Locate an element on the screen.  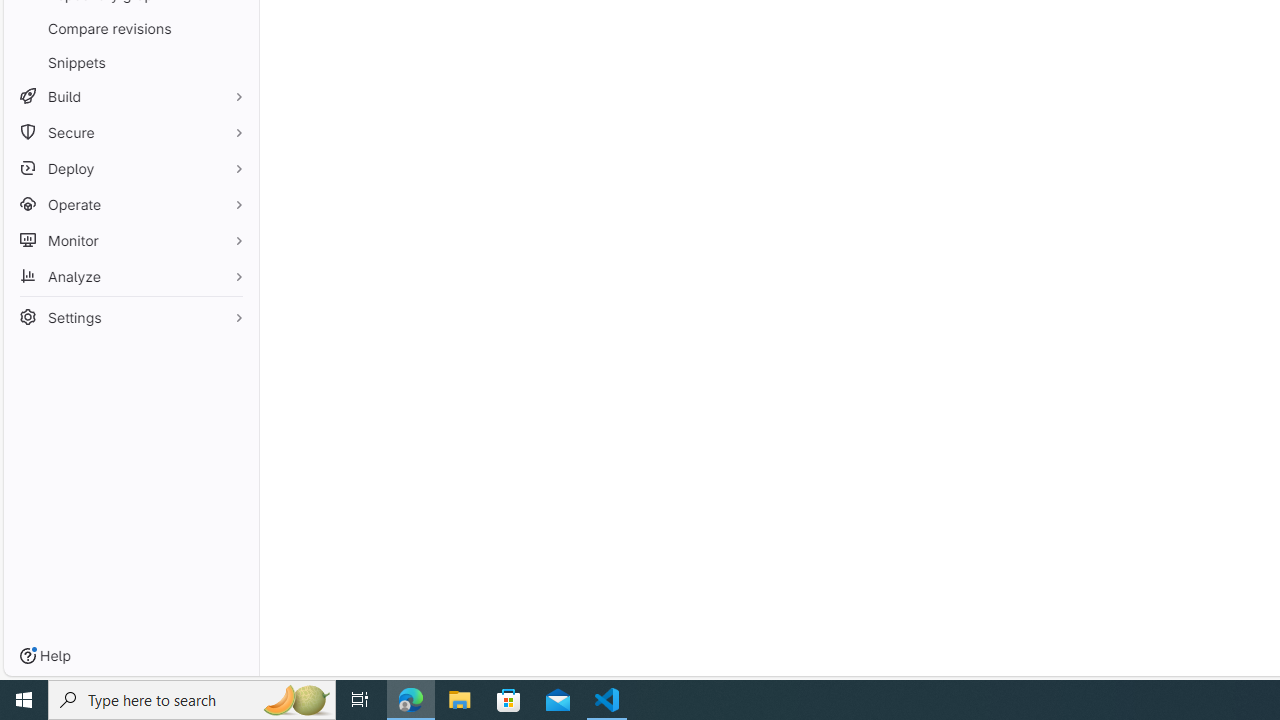
'Build' is located at coordinates (130, 96).